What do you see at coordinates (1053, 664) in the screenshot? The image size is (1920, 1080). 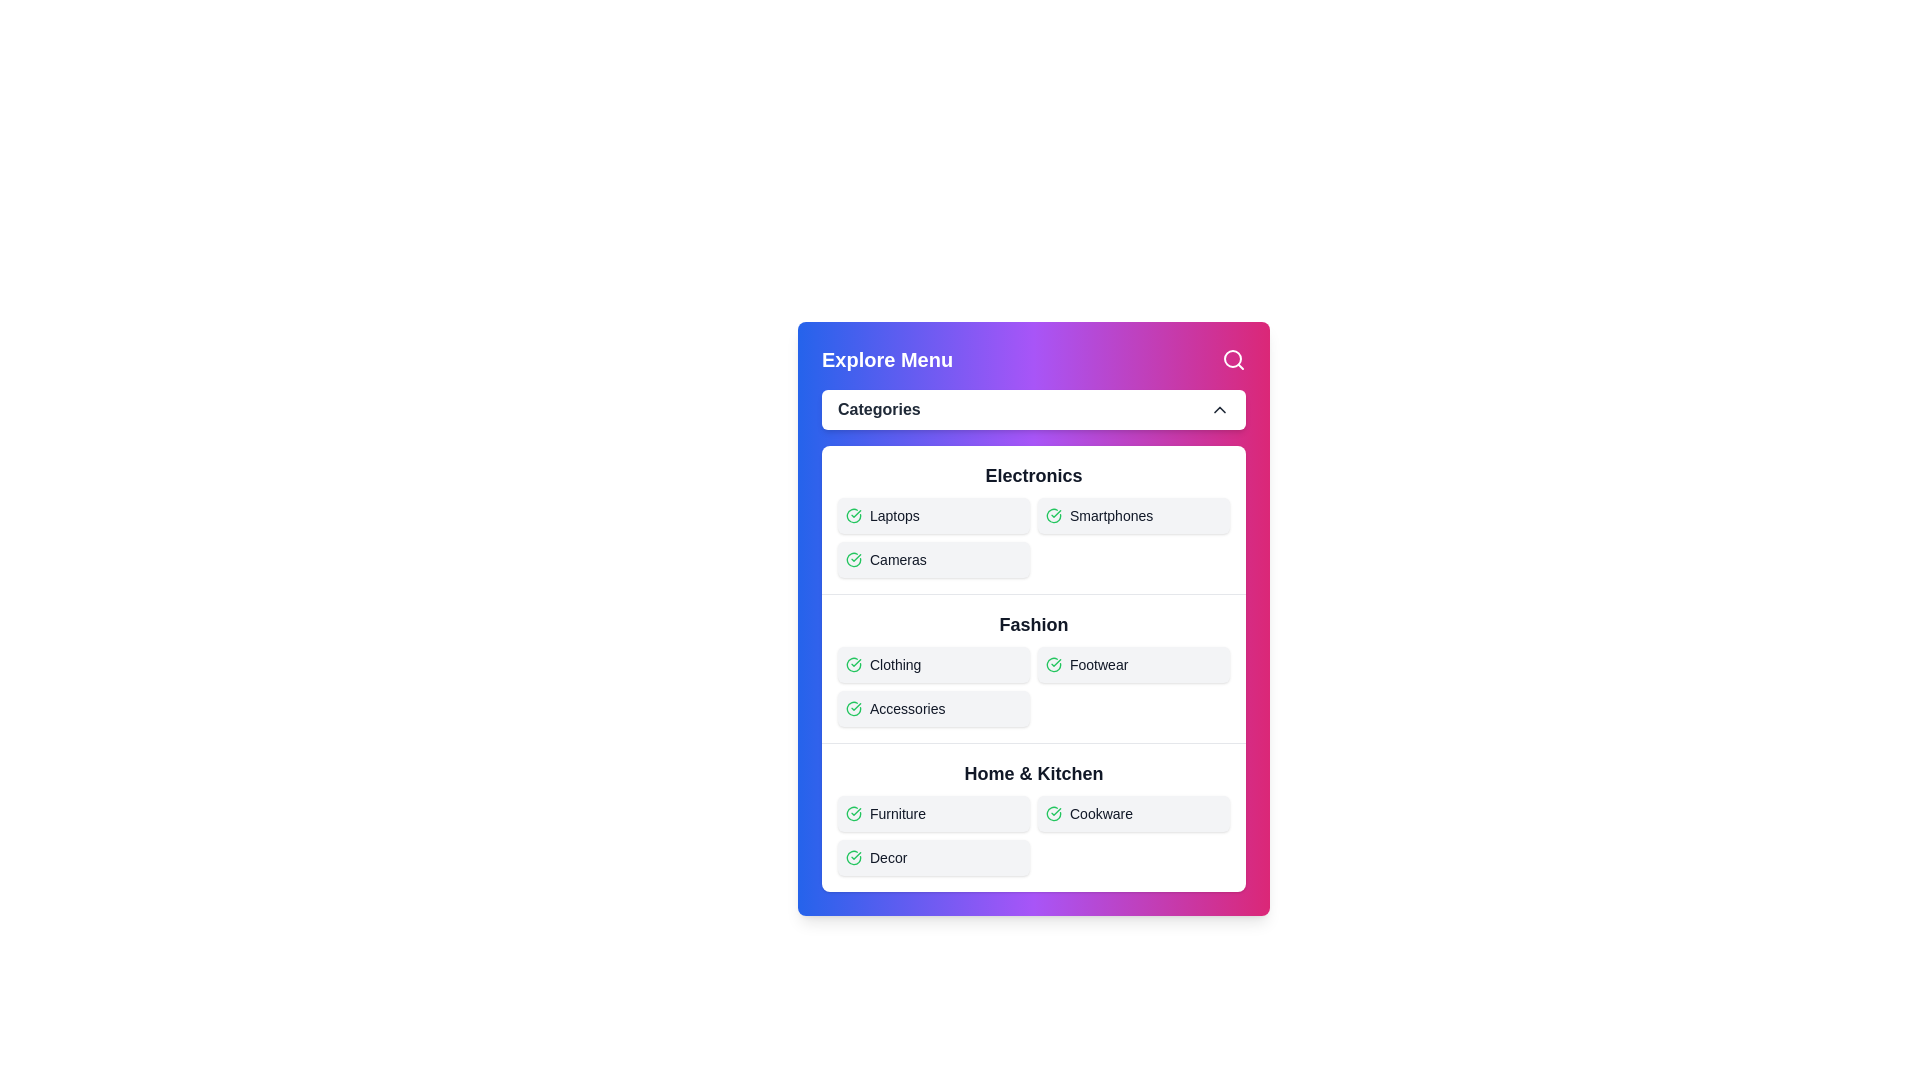 I see `the circular green checkmark icon located to the left of the 'Footwear' label in the second row under the 'Fashion' section as a status indicator` at bounding box center [1053, 664].